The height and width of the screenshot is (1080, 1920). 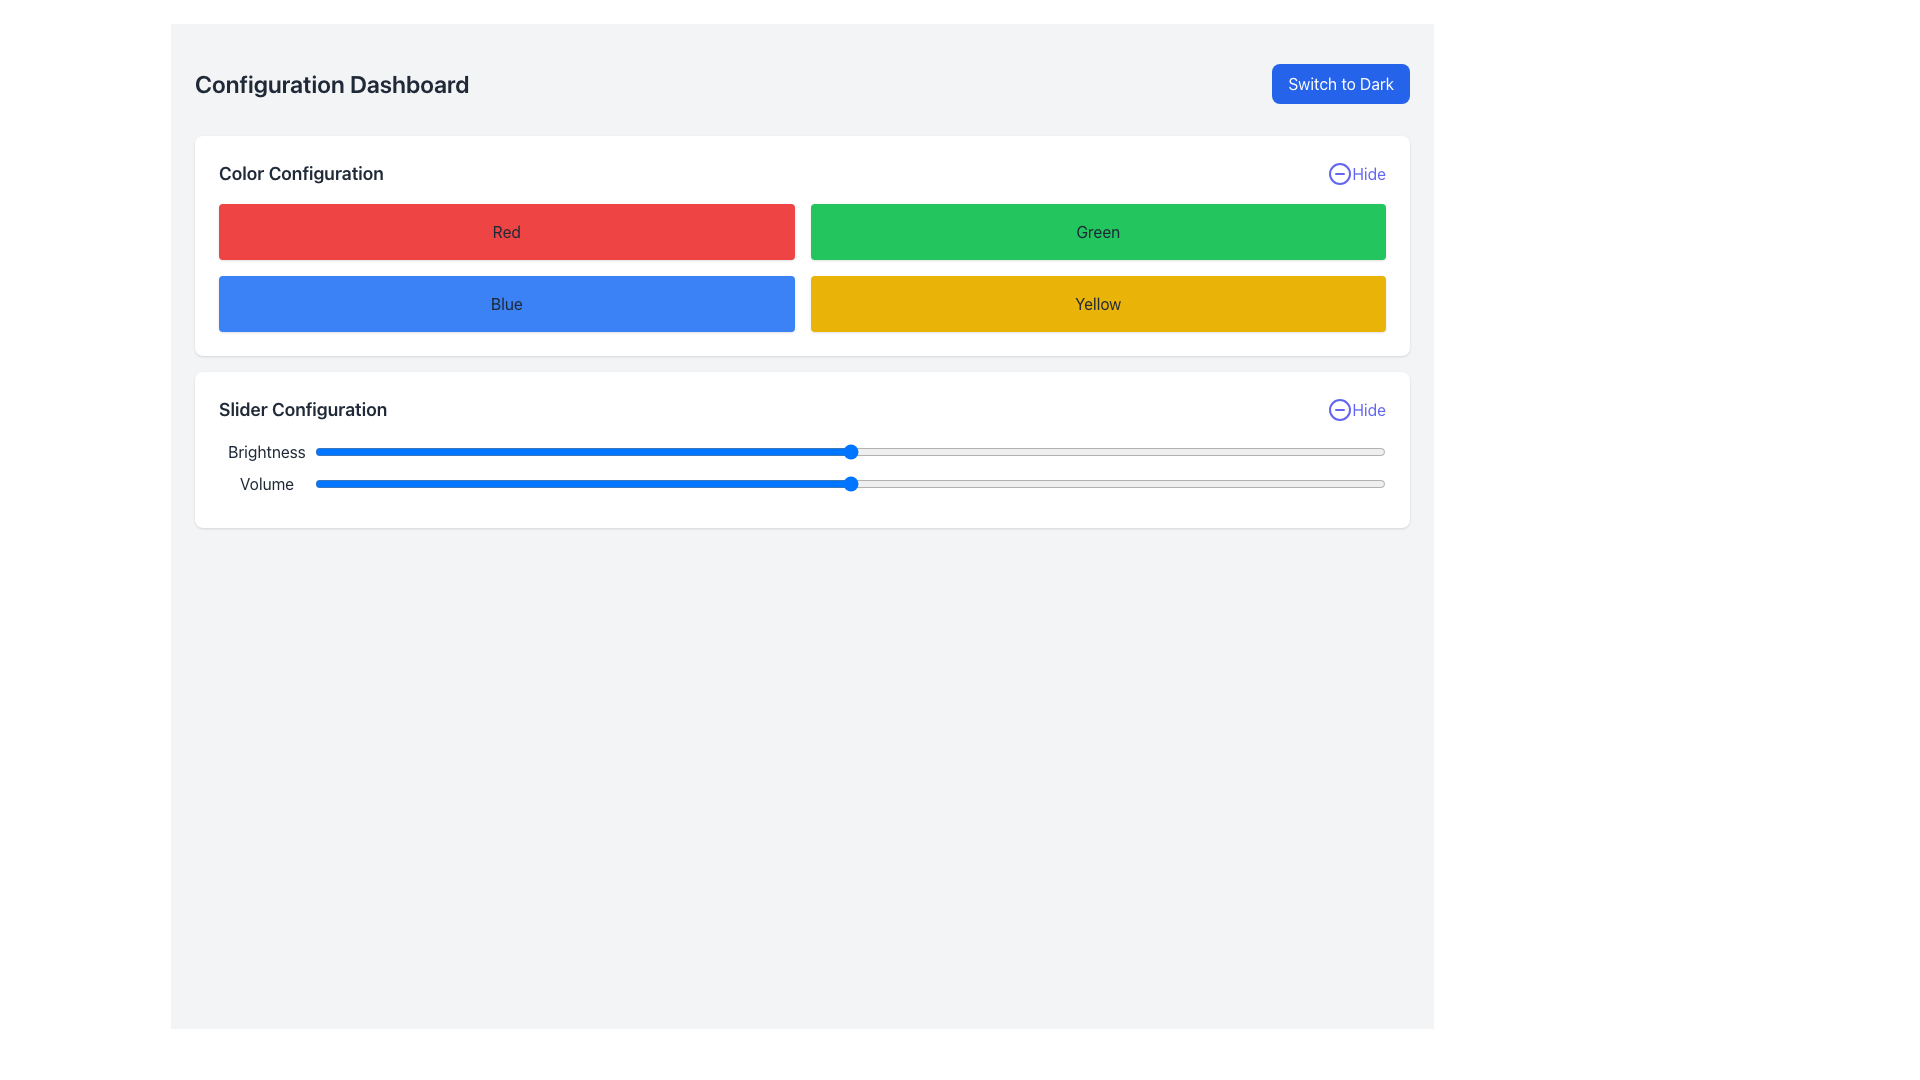 What do you see at coordinates (1321, 483) in the screenshot?
I see `the slider value` at bounding box center [1321, 483].